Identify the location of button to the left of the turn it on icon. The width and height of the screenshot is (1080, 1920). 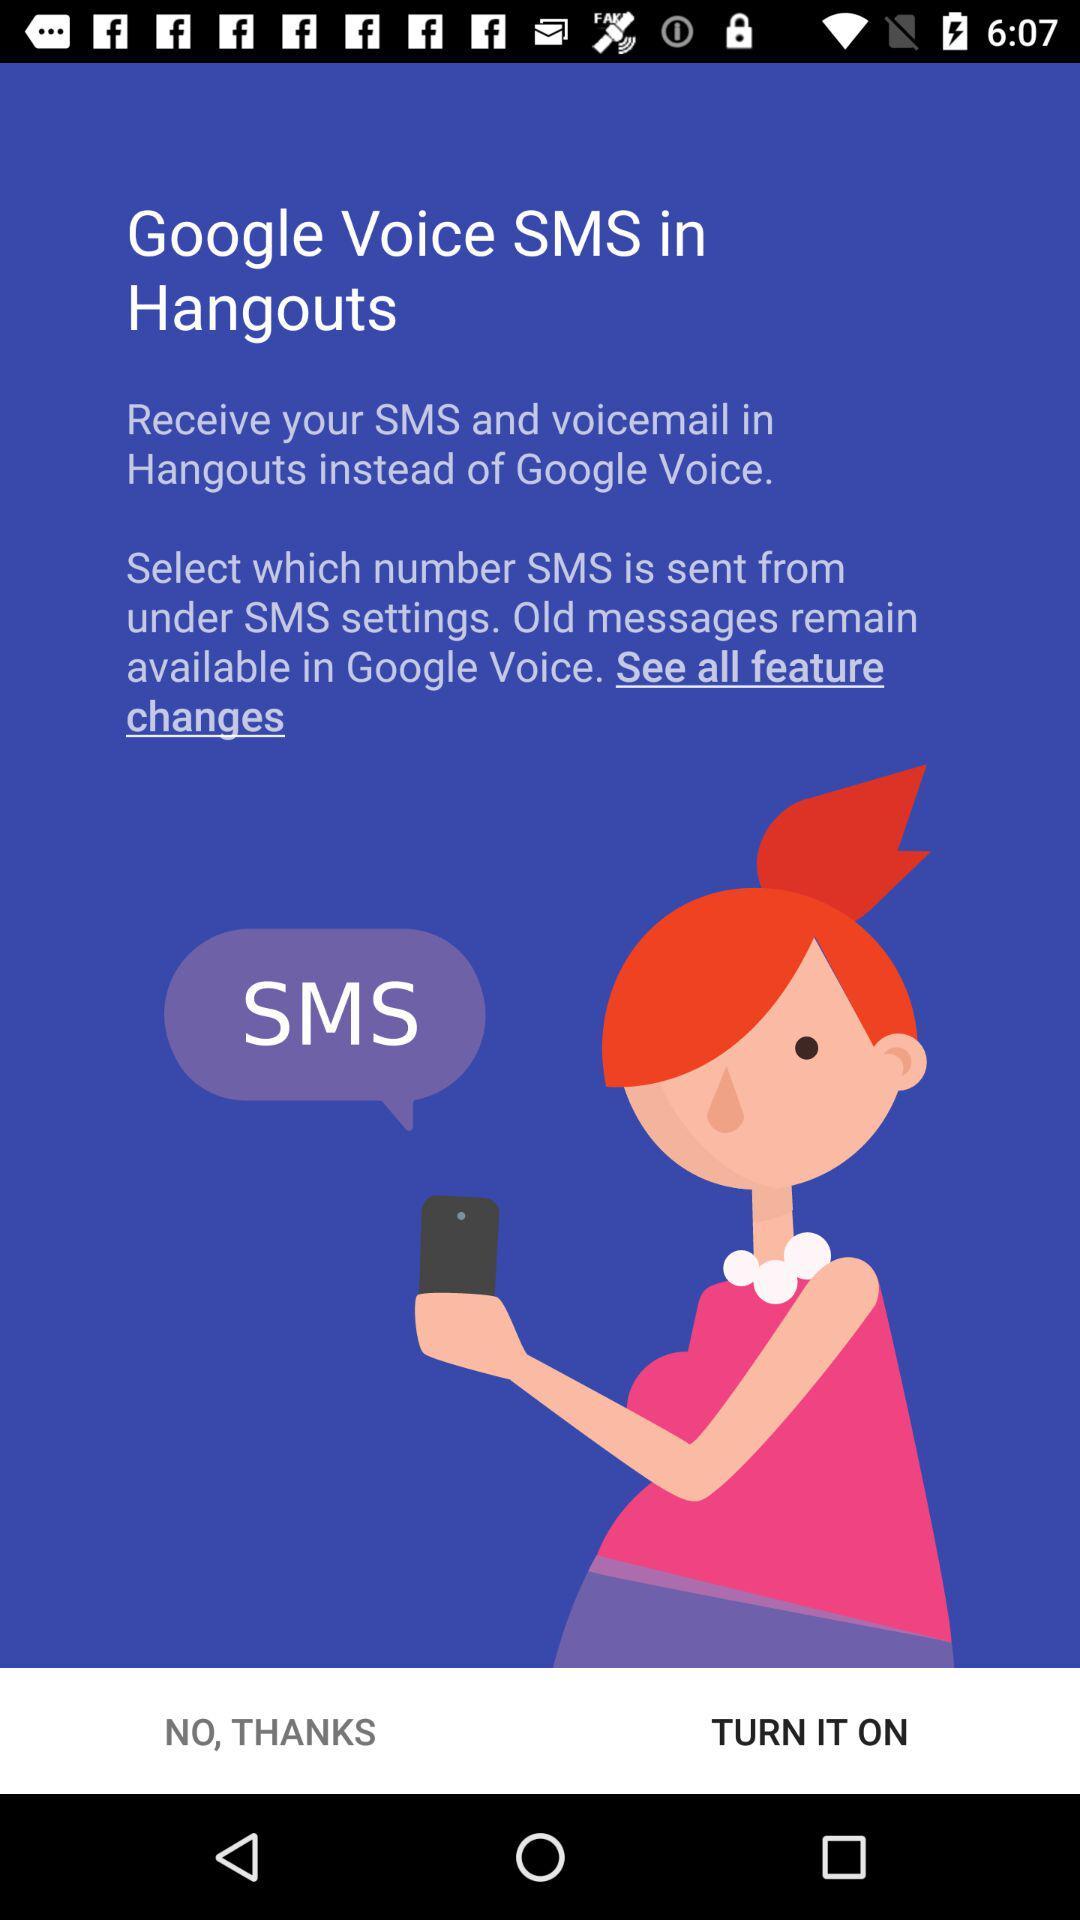
(270, 1730).